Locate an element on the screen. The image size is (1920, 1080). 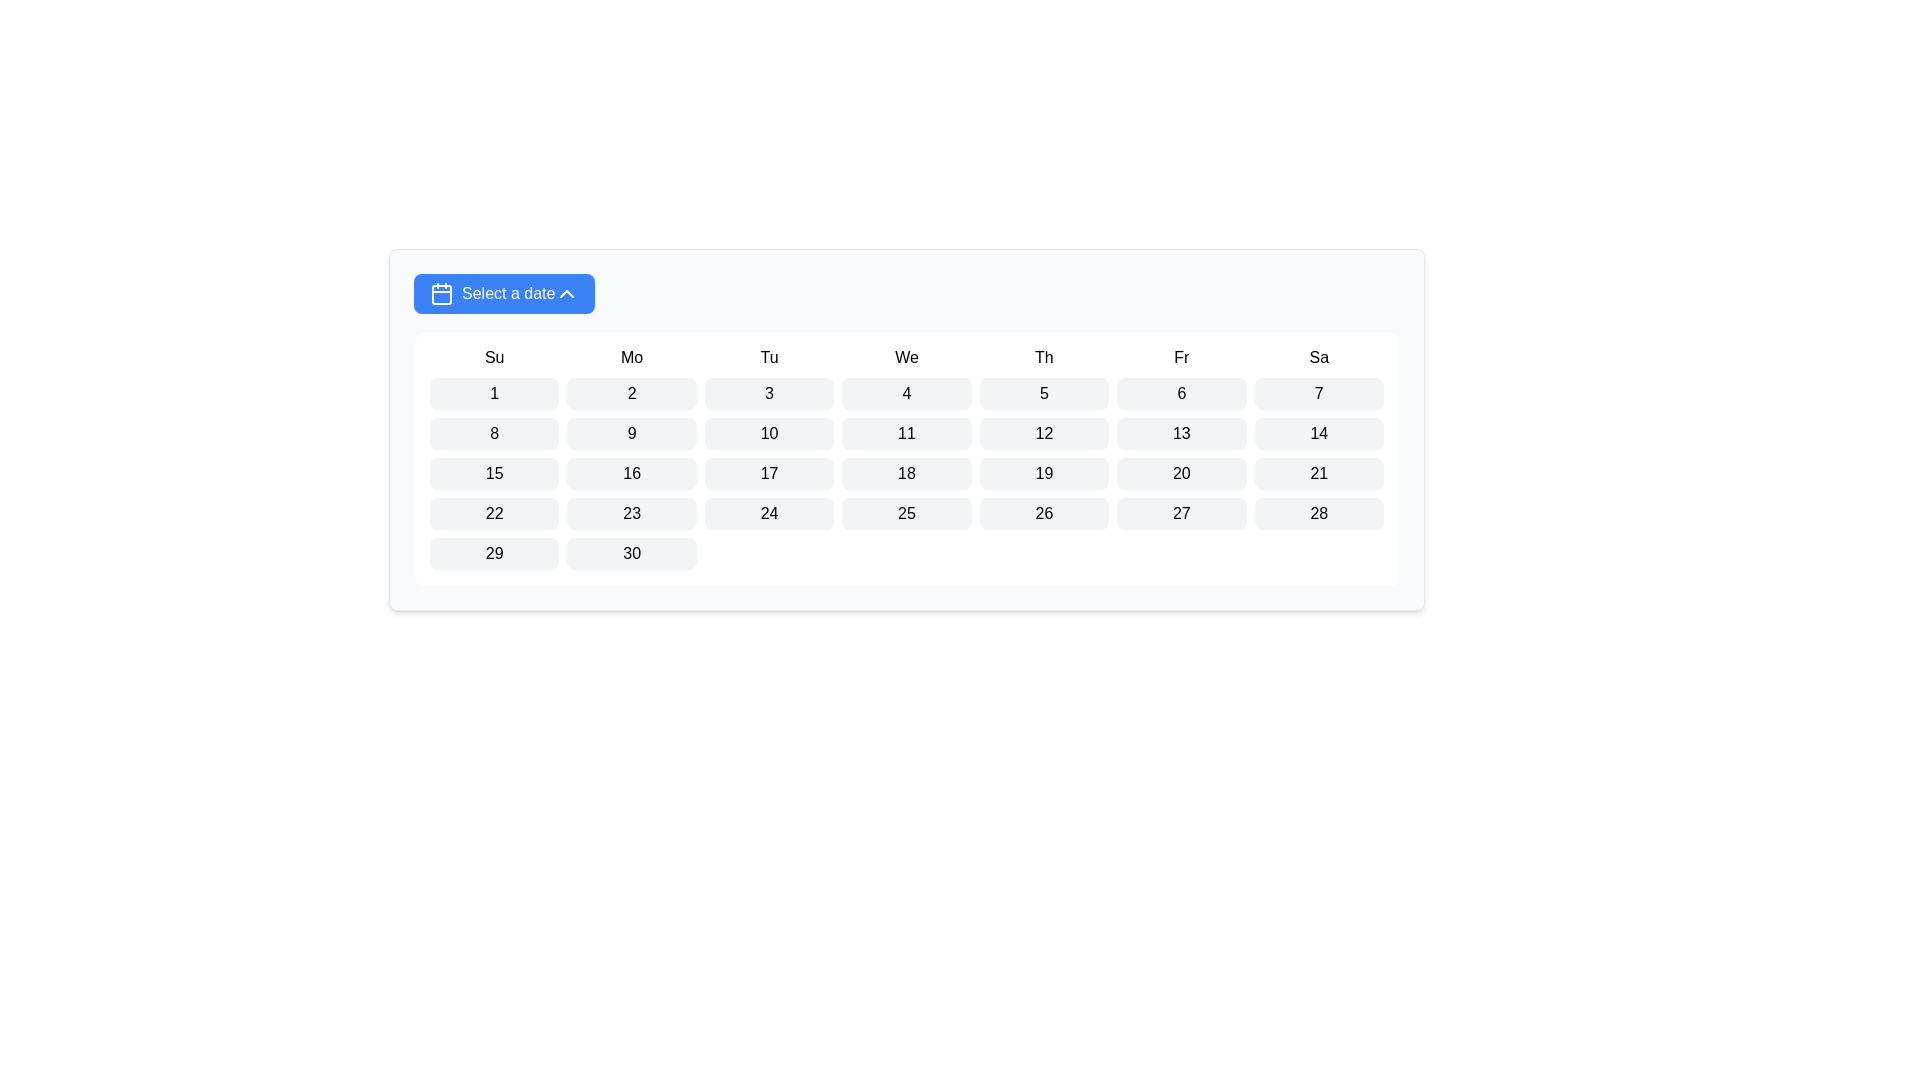
the calendar day cell representing the date '12th' located in the second row and fifth column underneath 'Th' (Thursday) is located at coordinates (1043, 433).